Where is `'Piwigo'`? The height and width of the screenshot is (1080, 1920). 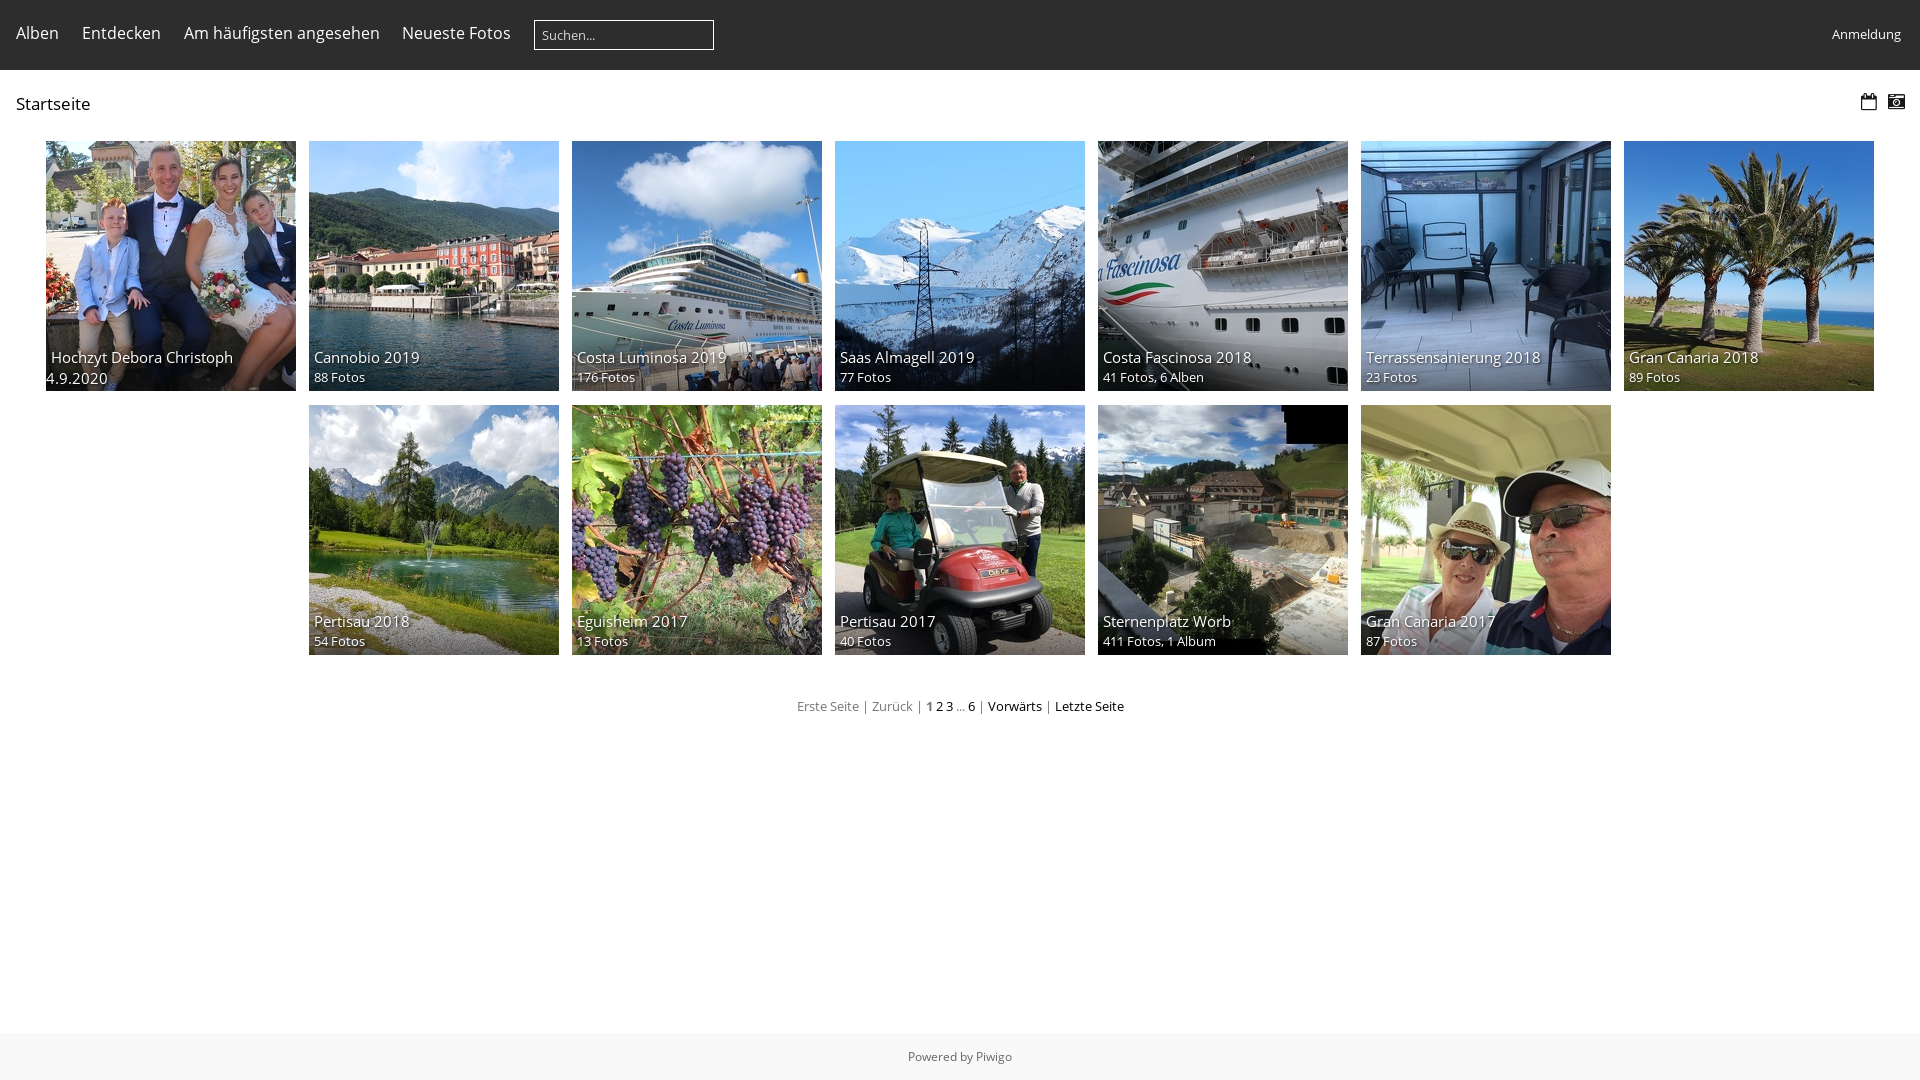 'Piwigo' is located at coordinates (993, 1055).